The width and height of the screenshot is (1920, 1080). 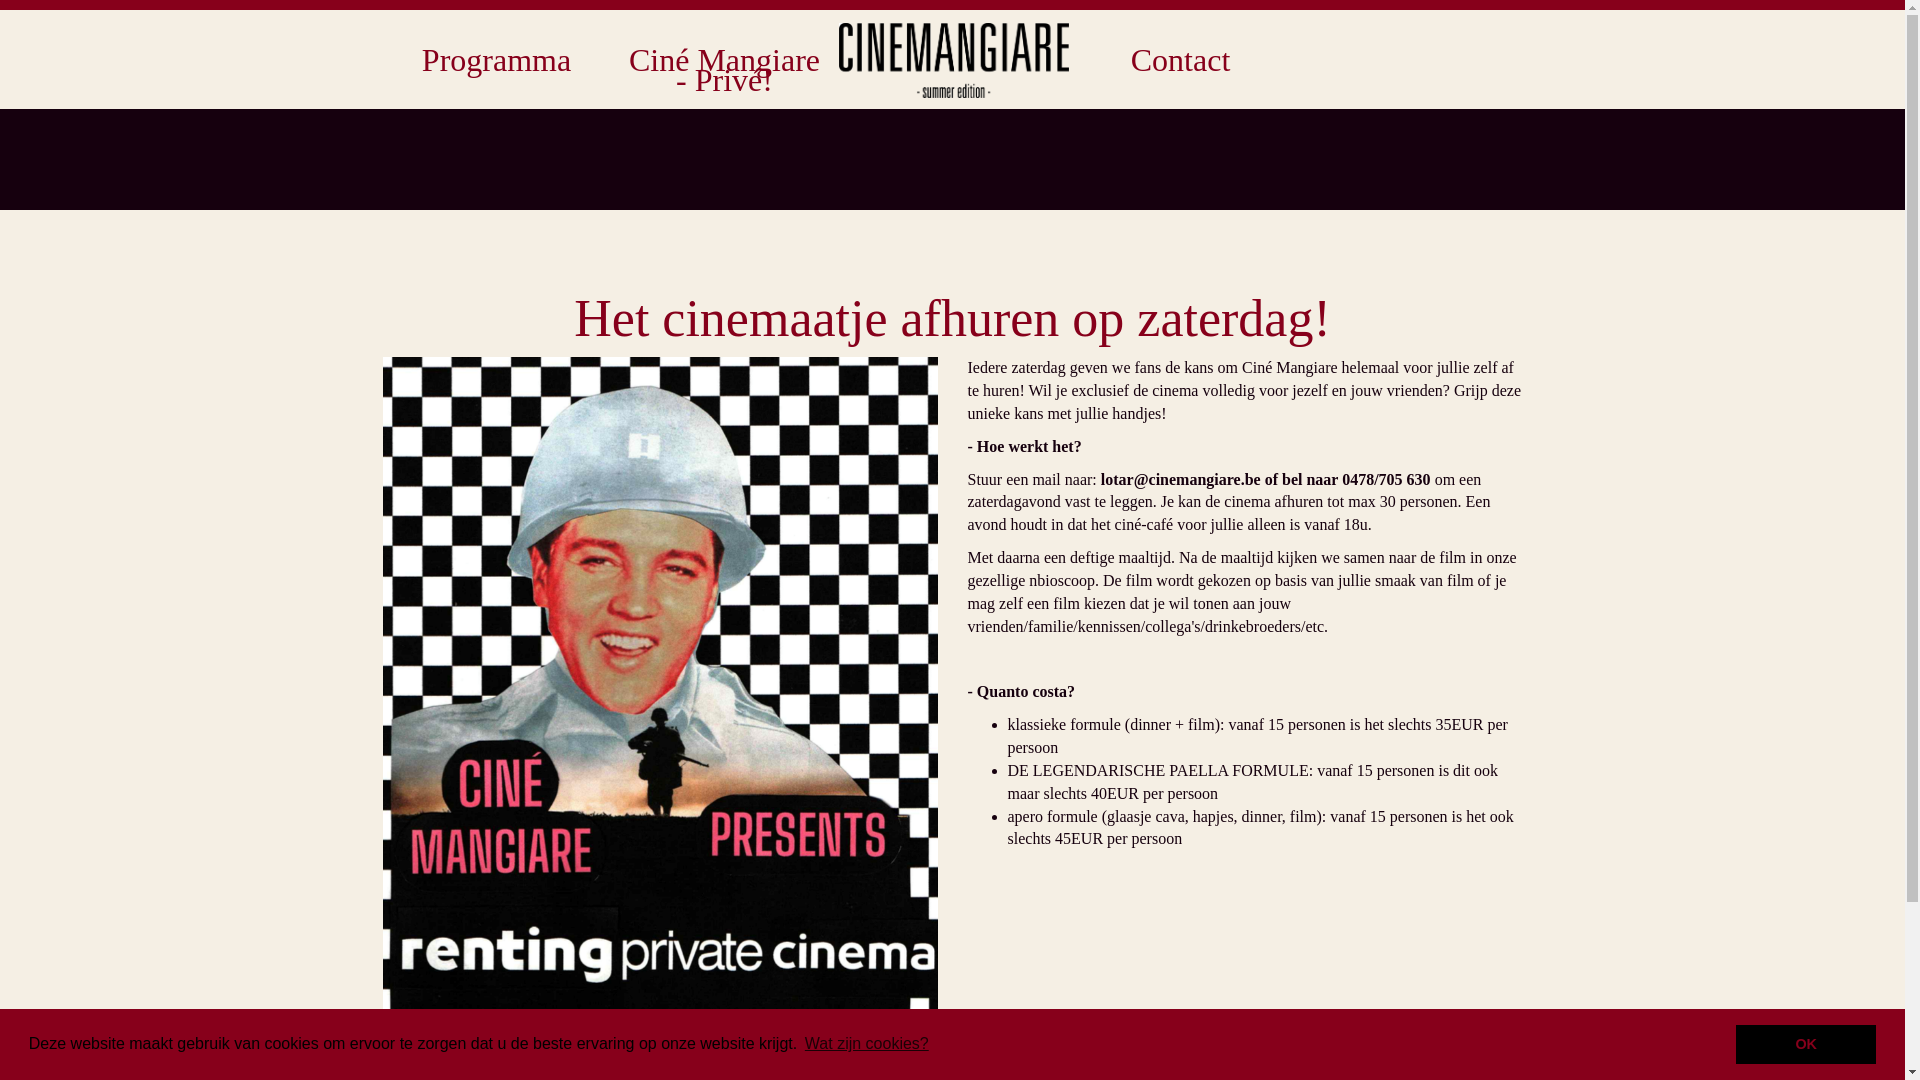 What do you see at coordinates (1180, 59) in the screenshot?
I see `'Contact'` at bounding box center [1180, 59].